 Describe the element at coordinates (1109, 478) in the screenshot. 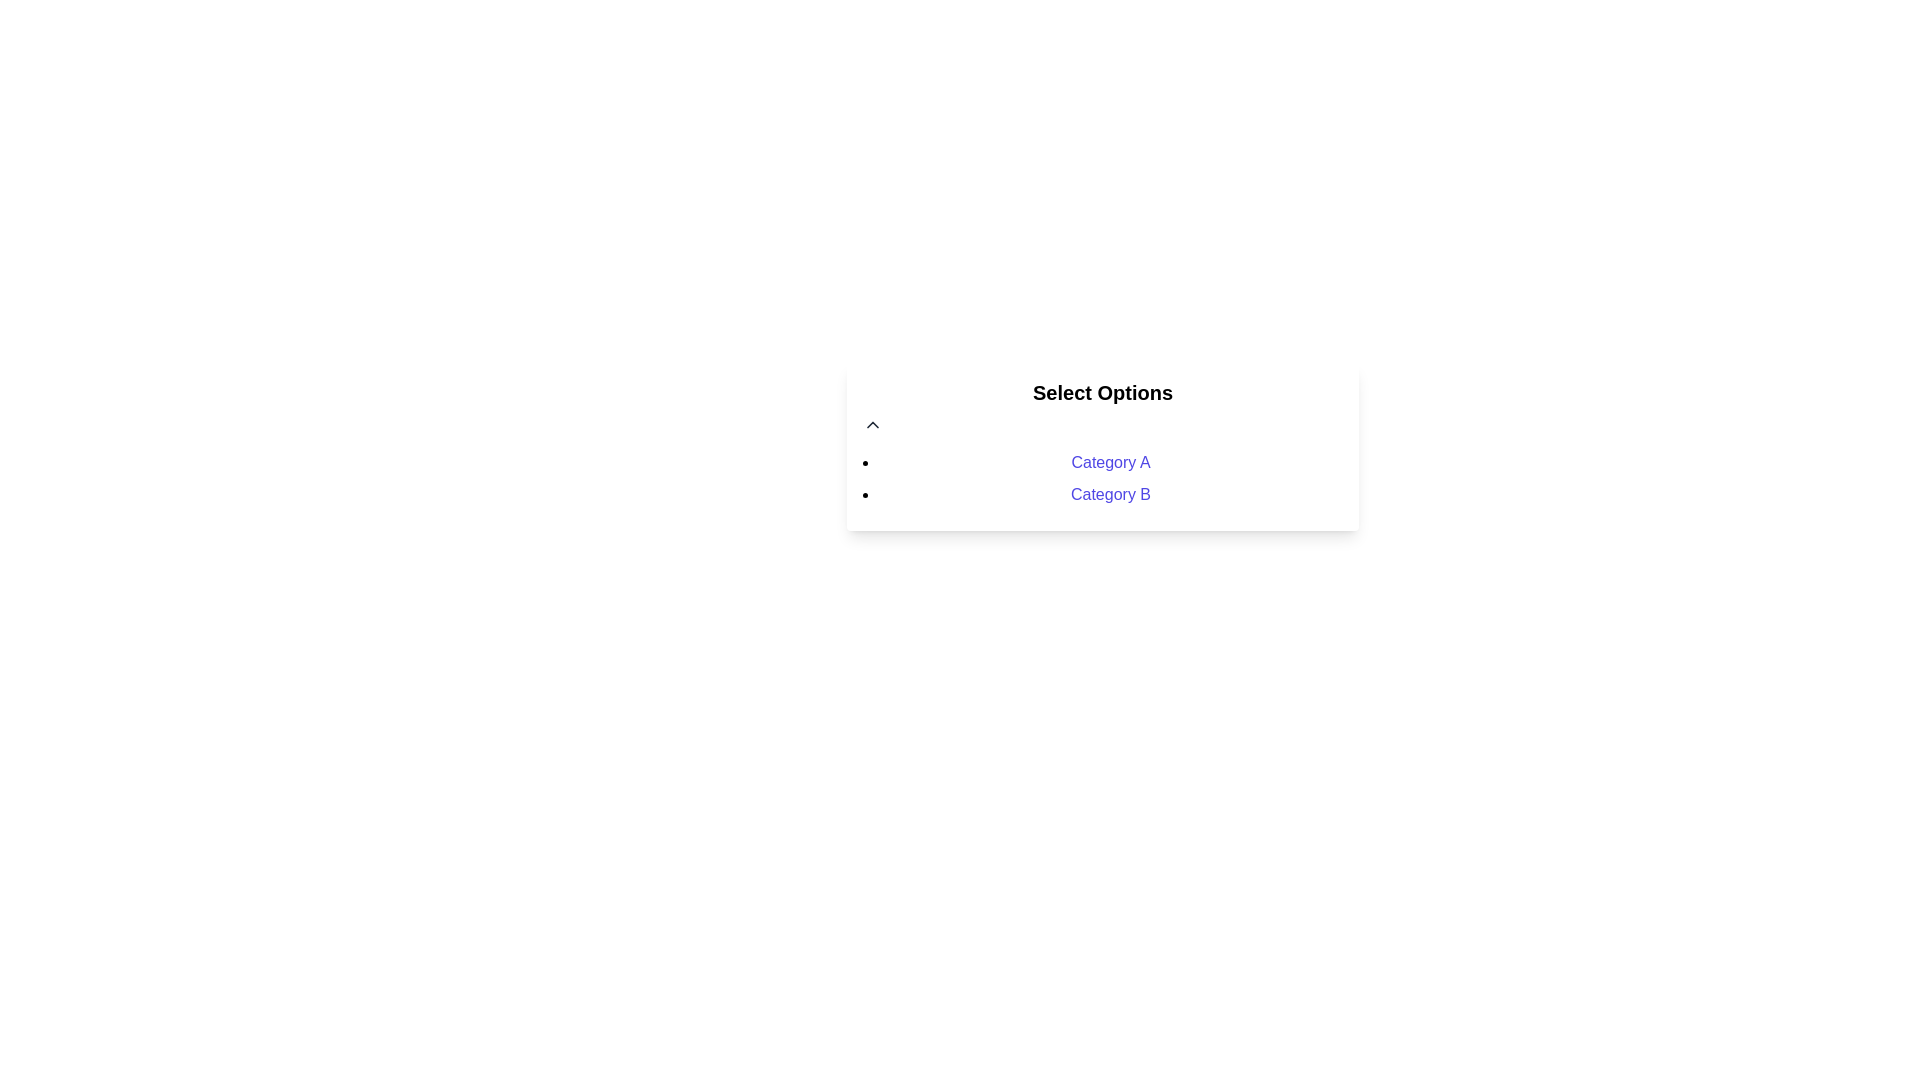

I see `the bulleted list with interactive links under the heading 'Select Options', which includes clickable hyperlinks 'Category A' and 'Category B'` at that location.